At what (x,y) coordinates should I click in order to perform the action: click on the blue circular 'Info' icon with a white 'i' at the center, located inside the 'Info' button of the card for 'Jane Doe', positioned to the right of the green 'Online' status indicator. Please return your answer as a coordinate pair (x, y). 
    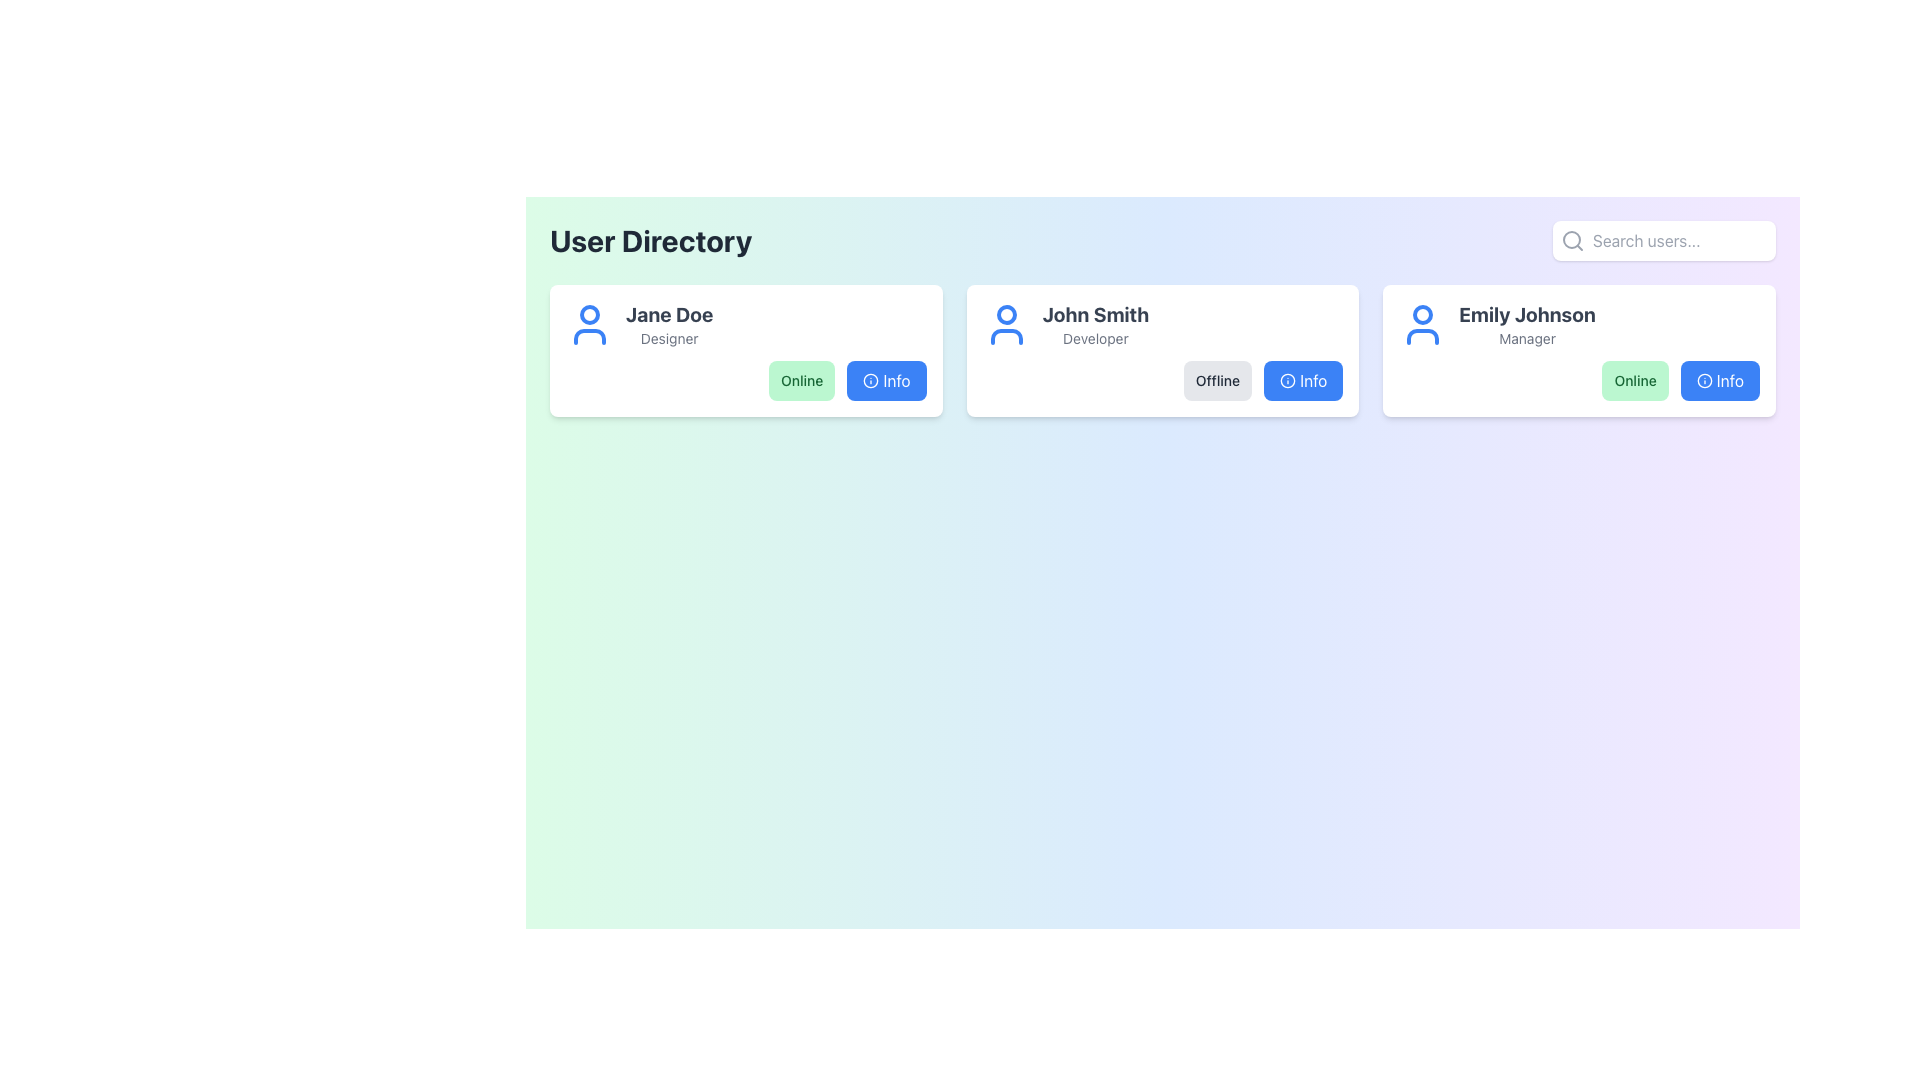
    Looking at the image, I should click on (871, 381).